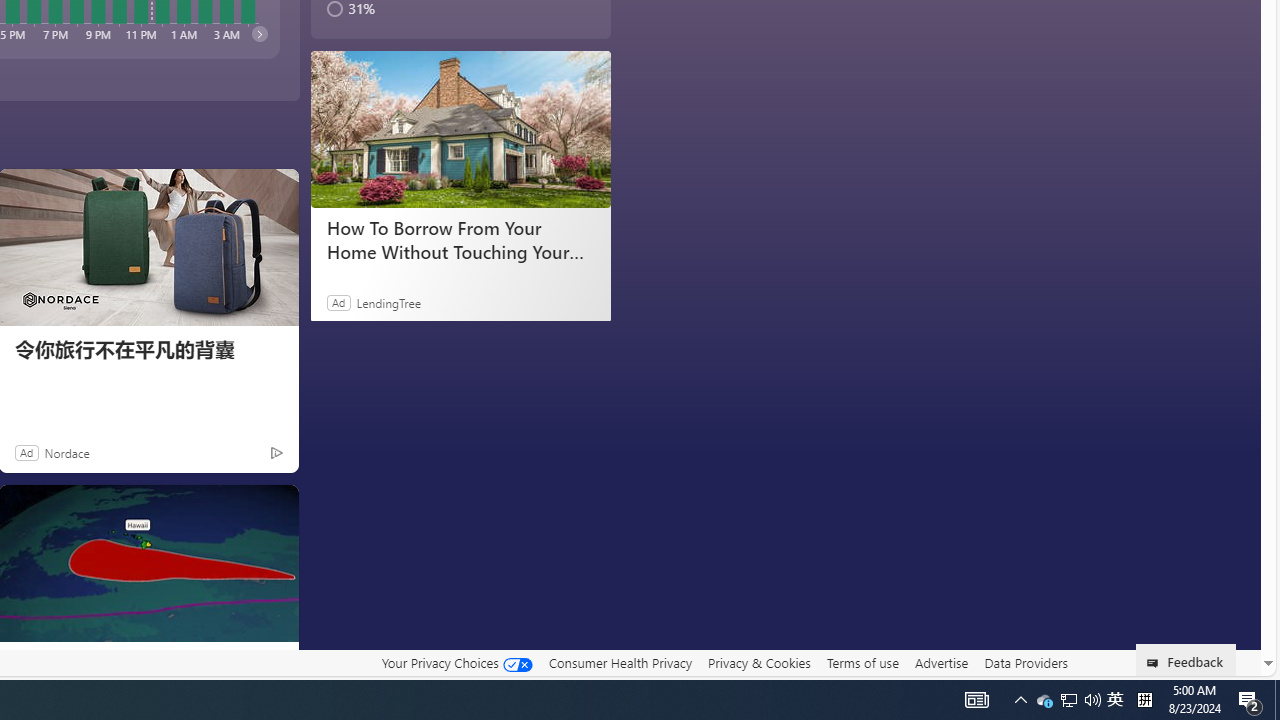  Describe the element at coordinates (258, 33) in the screenshot. I see `'next'` at that location.